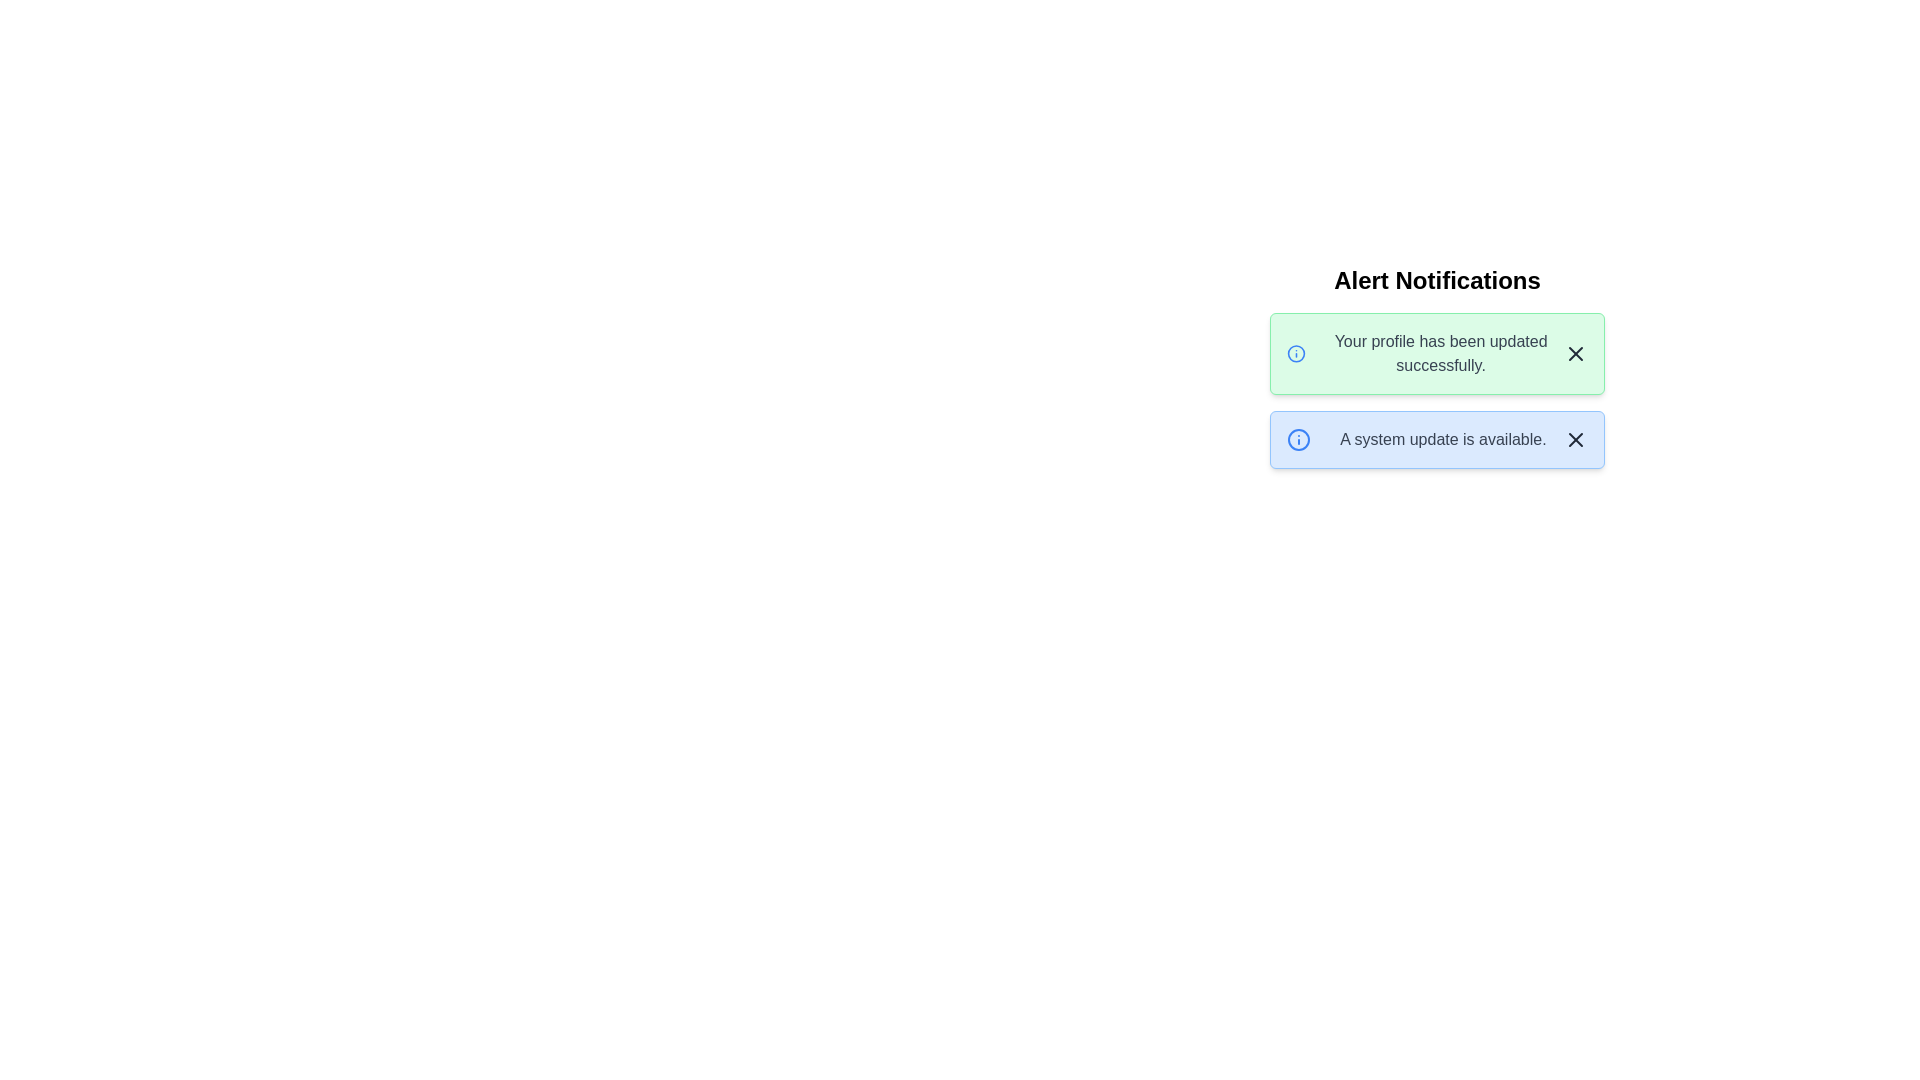 The height and width of the screenshot is (1080, 1920). I want to click on the success icon located in the green notification card in the 'Alert Notifications' section, which precedes the text 'Your profile has been updated successfully.', so click(1296, 353).